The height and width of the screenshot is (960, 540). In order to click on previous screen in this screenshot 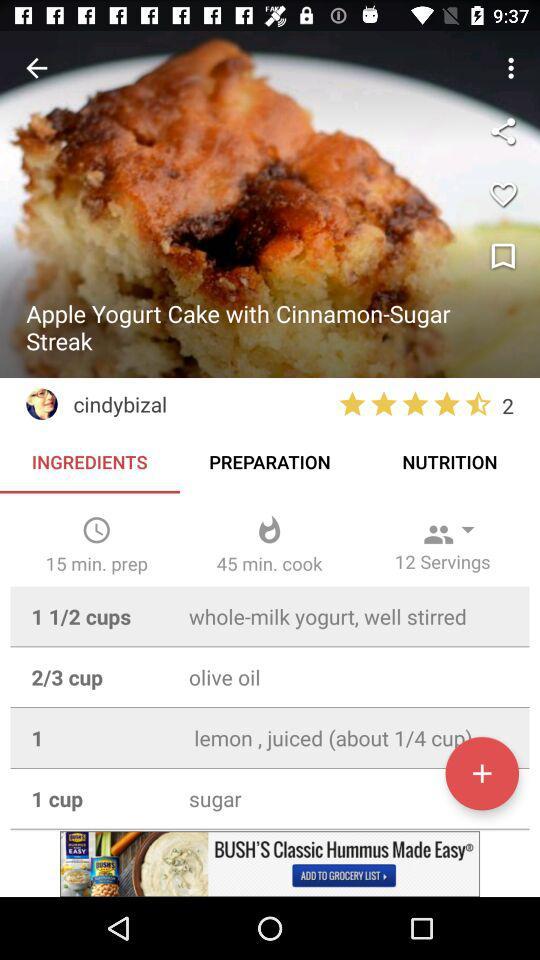, I will do `click(36, 68)`.